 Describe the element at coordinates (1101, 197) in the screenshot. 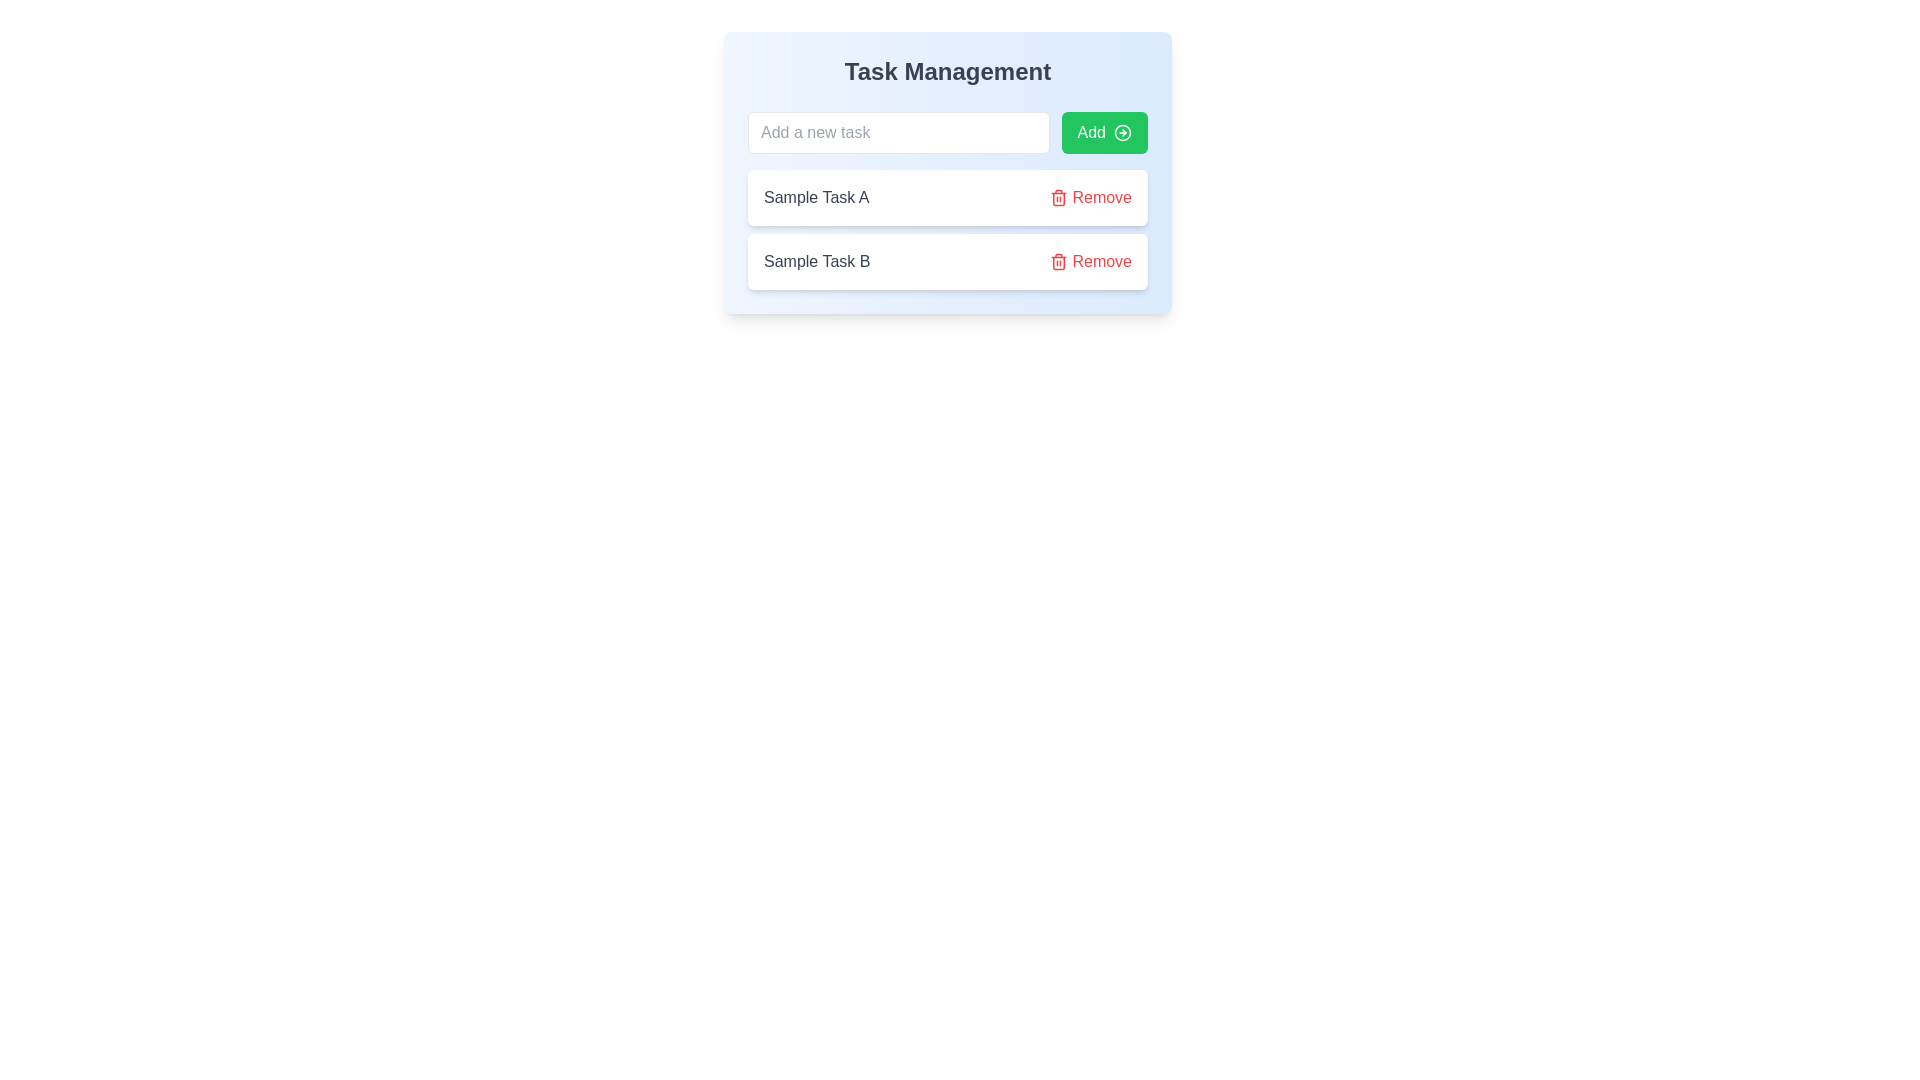

I see `the text label for removing the associated task 'Sample Task A' located to the right of the task name and adjacent to the trash can icon` at that location.